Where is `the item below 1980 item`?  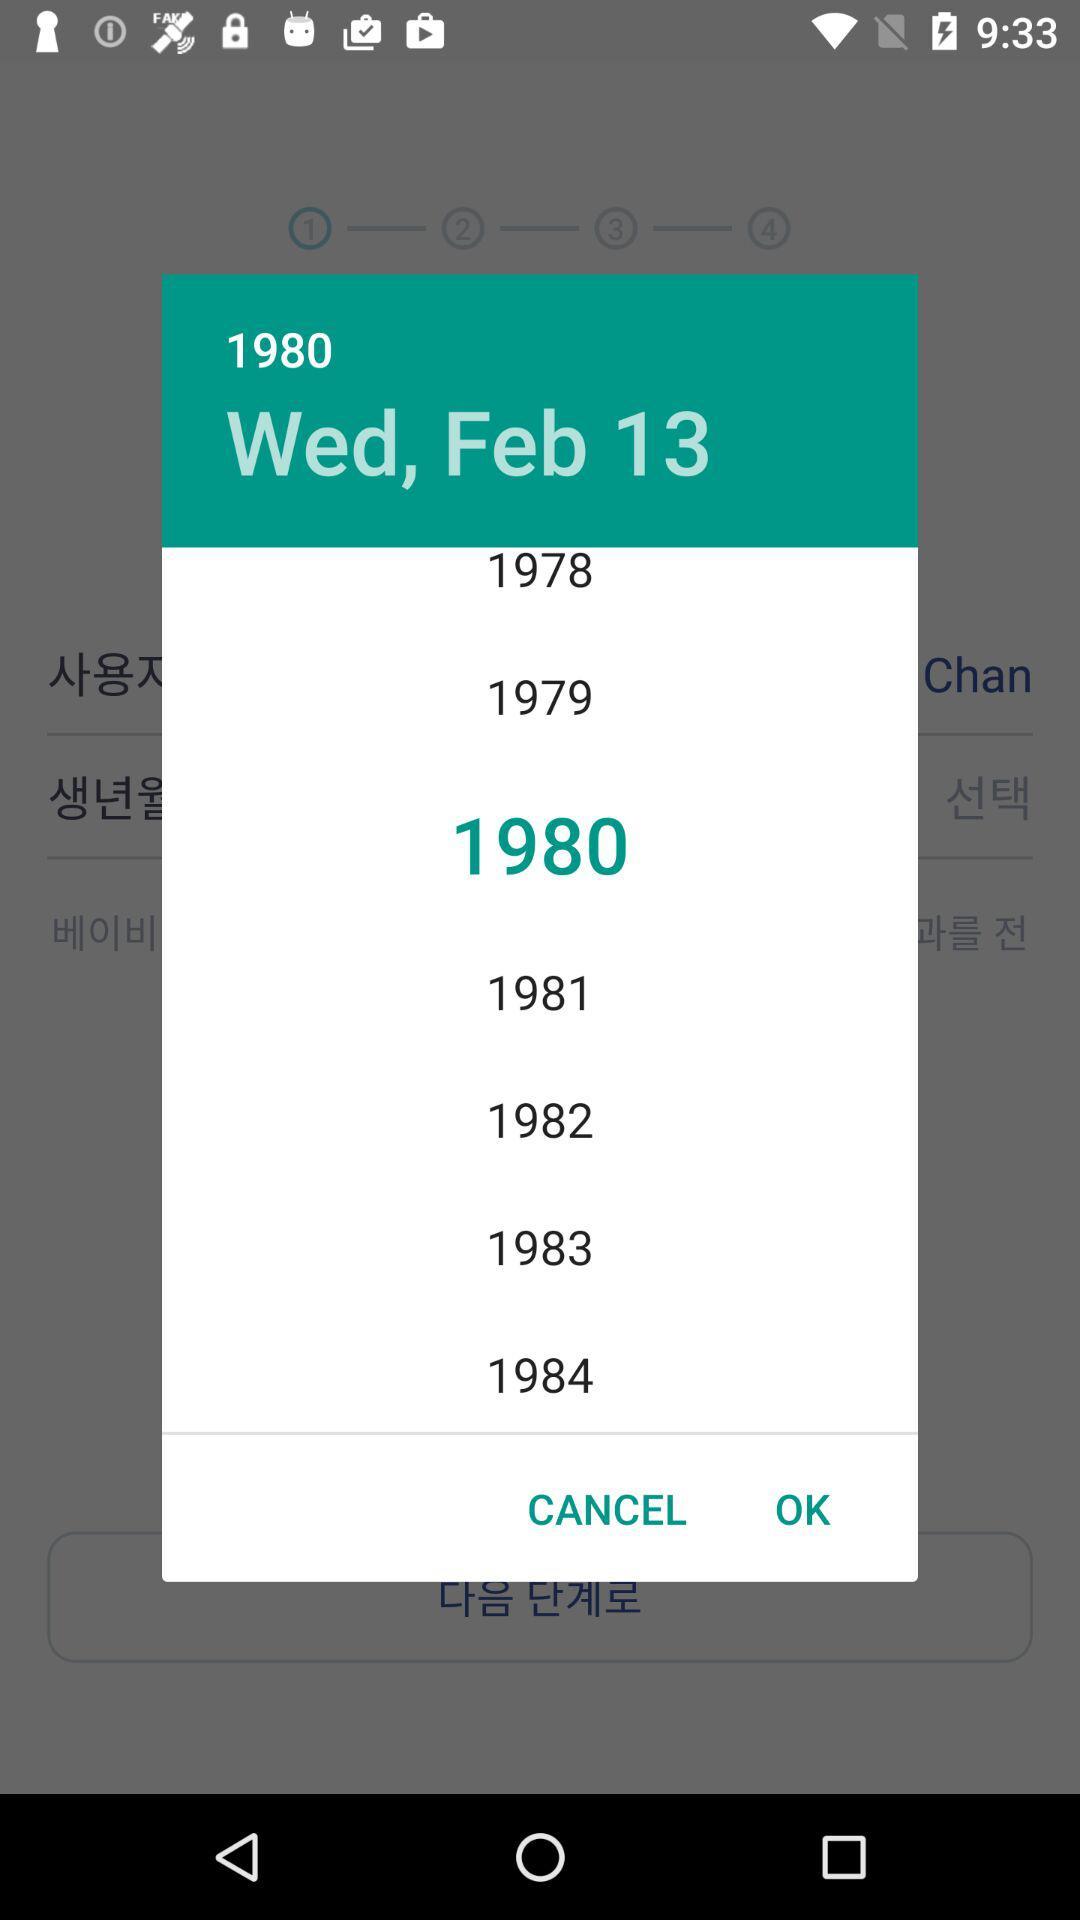 the item below 1980 item is located at coordinates (469, 439).